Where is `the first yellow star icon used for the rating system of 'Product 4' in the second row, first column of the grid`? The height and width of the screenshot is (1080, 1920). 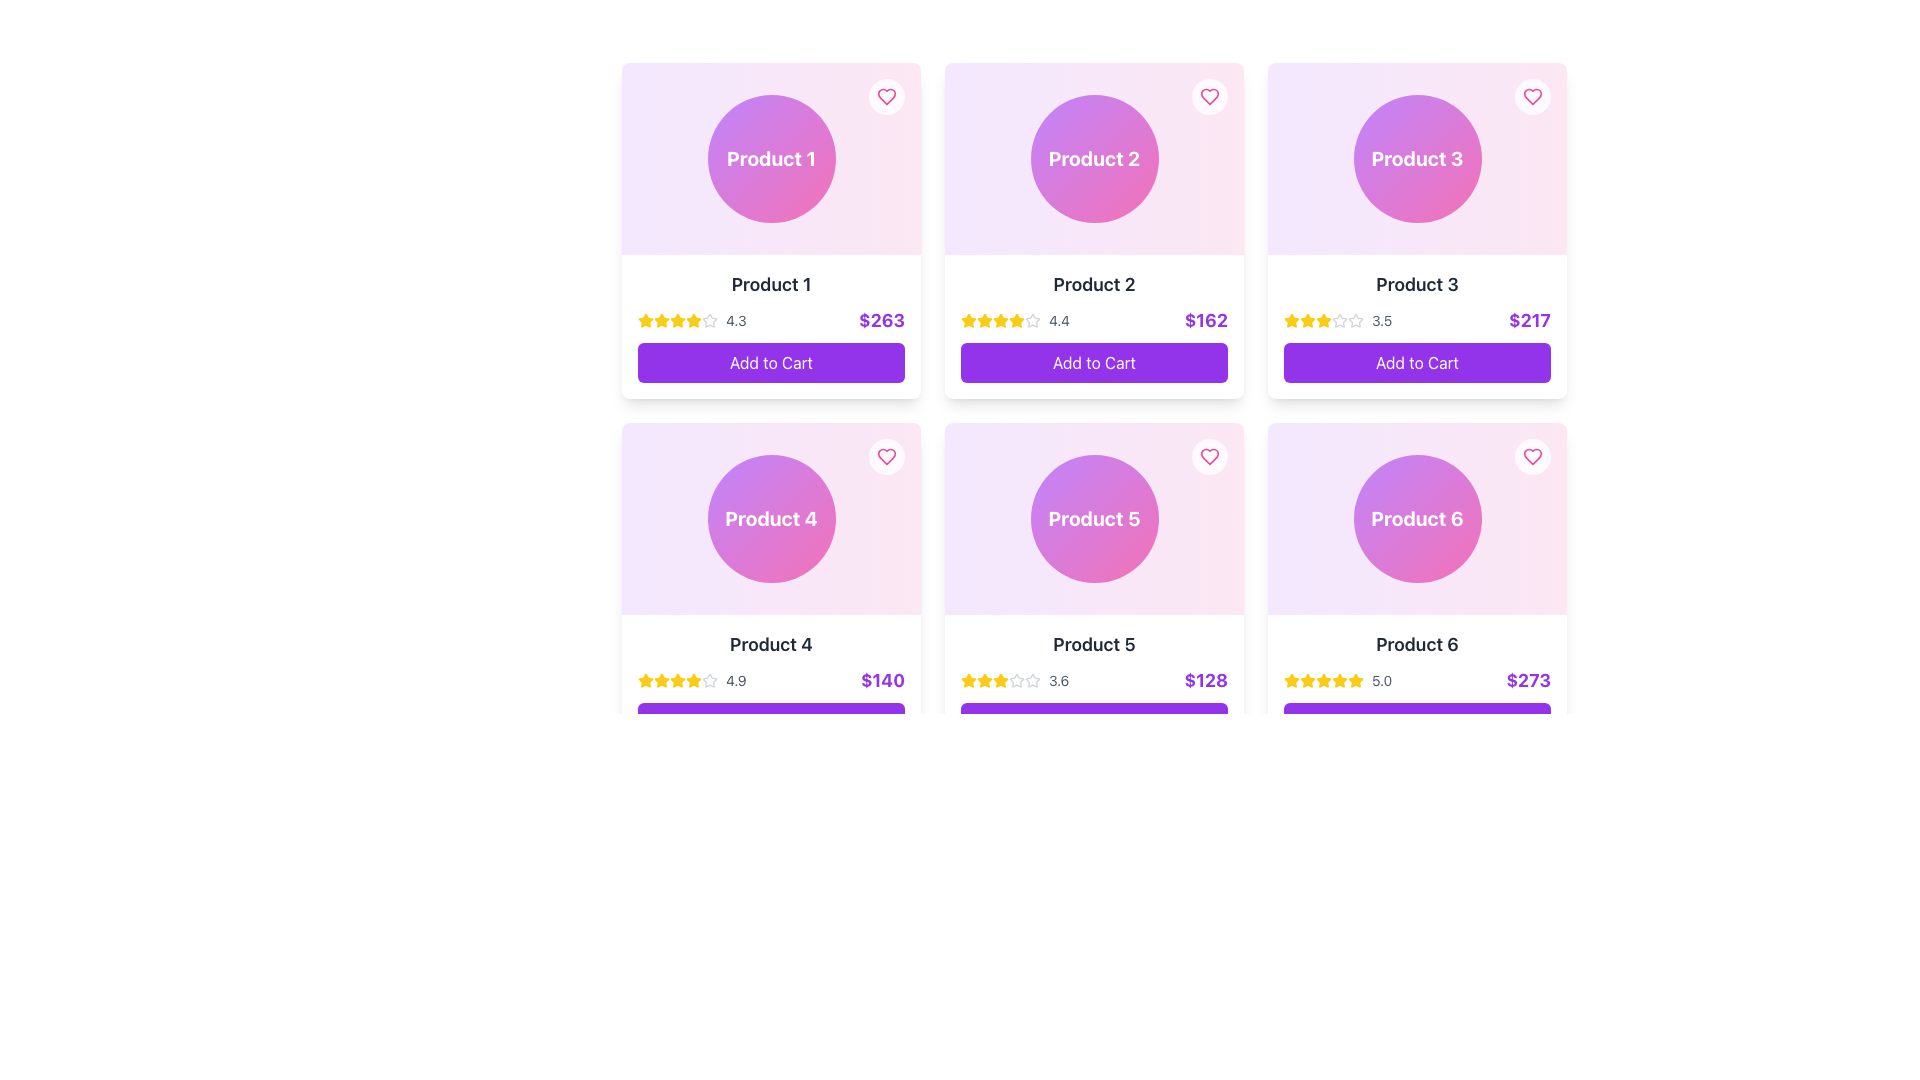 the first yellow star icon used for the rating system of 'Product 4' in the second row, first column of the grid is located at coordinates (646, 680).